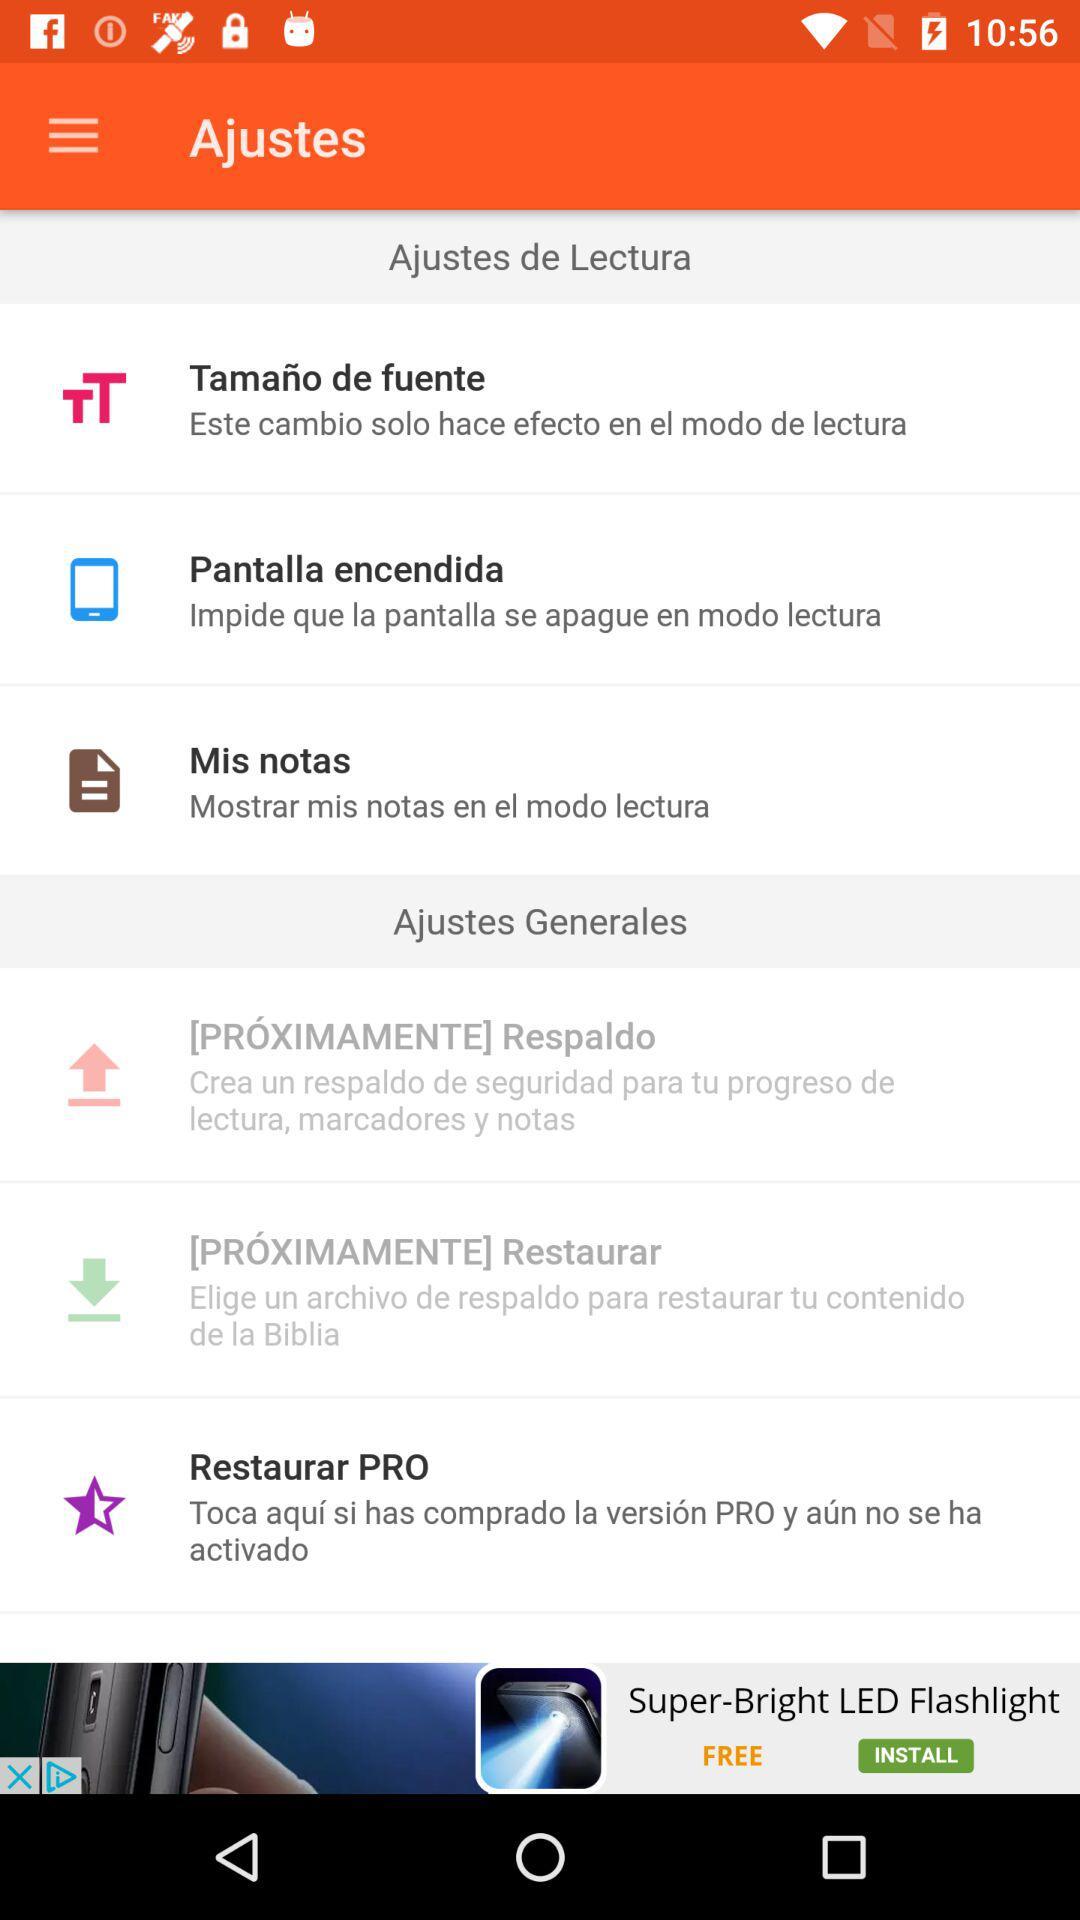  What do you see at coordinates (540, 1396) in the screenshot?
I see `the item above restaurar pro` at bounding box center [540, 1396].